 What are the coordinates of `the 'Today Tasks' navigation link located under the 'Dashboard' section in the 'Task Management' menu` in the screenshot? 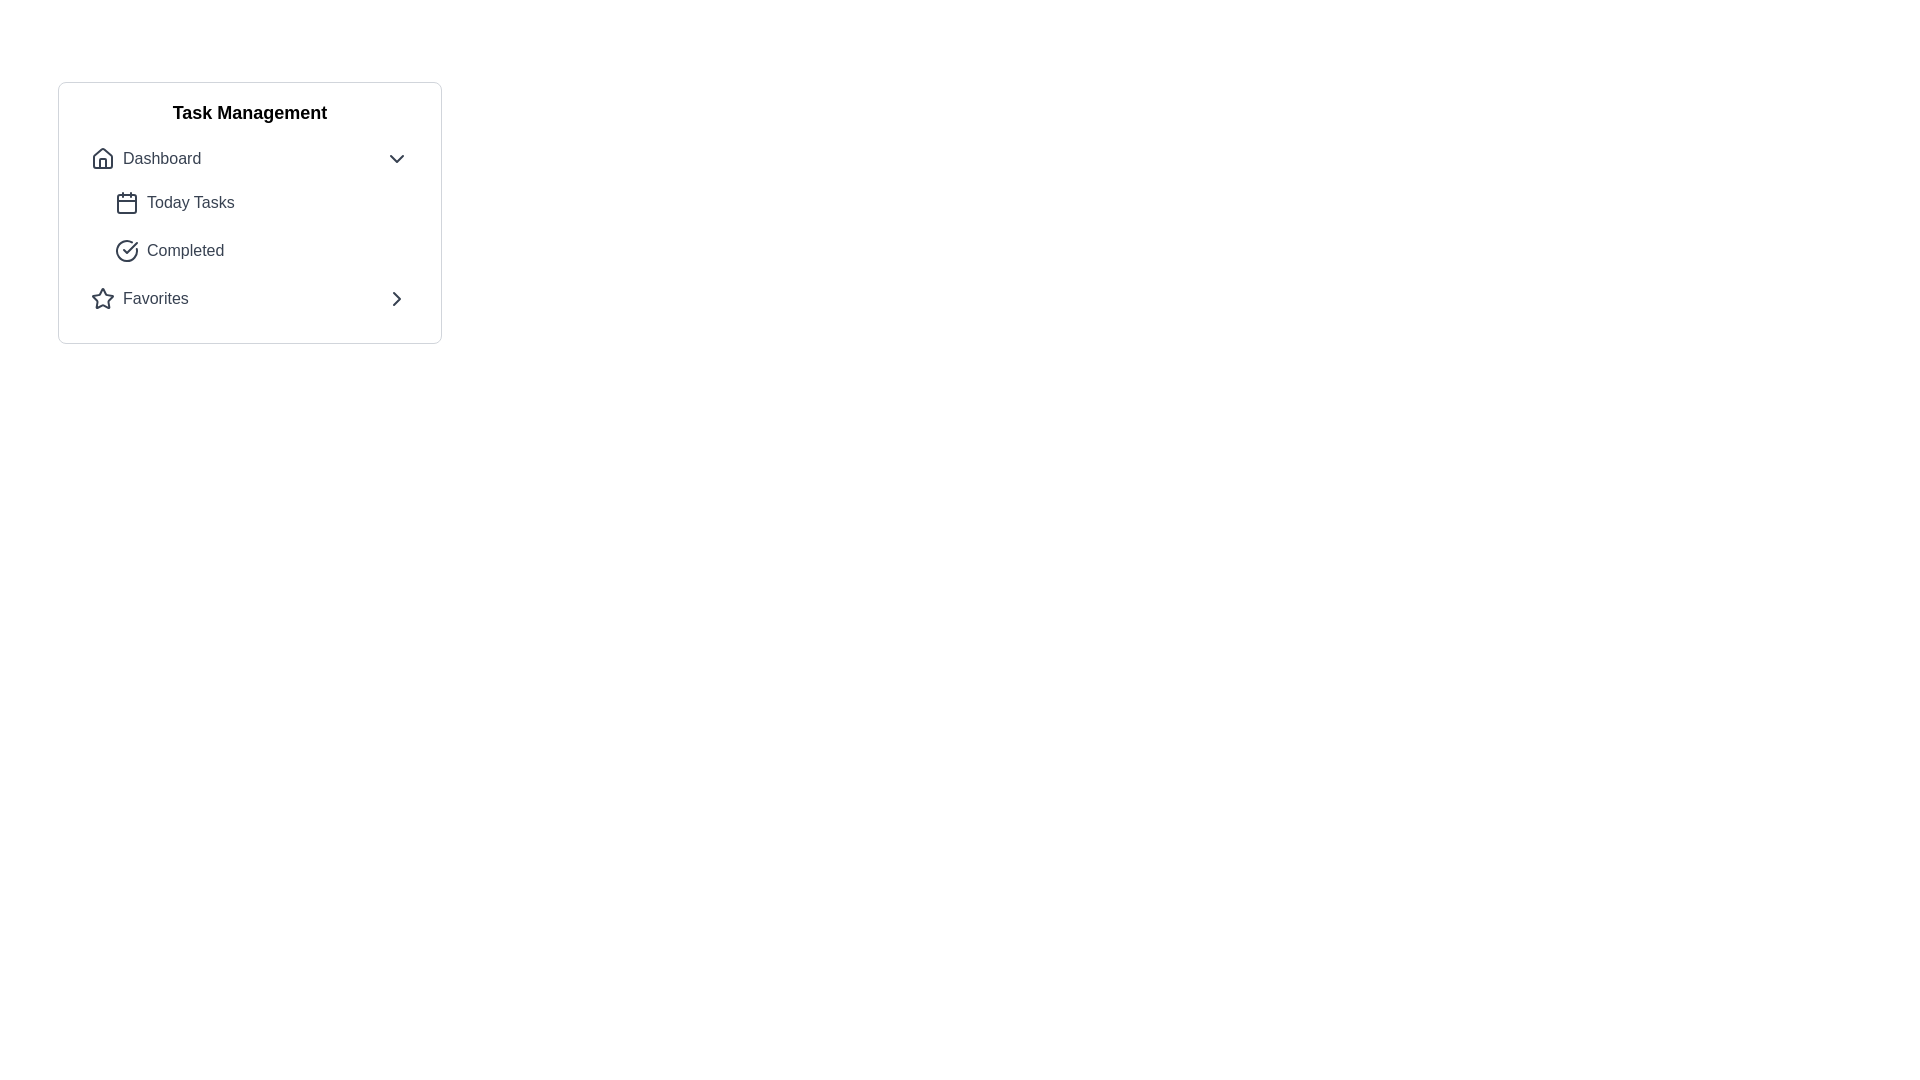 It's located at (261, 226).